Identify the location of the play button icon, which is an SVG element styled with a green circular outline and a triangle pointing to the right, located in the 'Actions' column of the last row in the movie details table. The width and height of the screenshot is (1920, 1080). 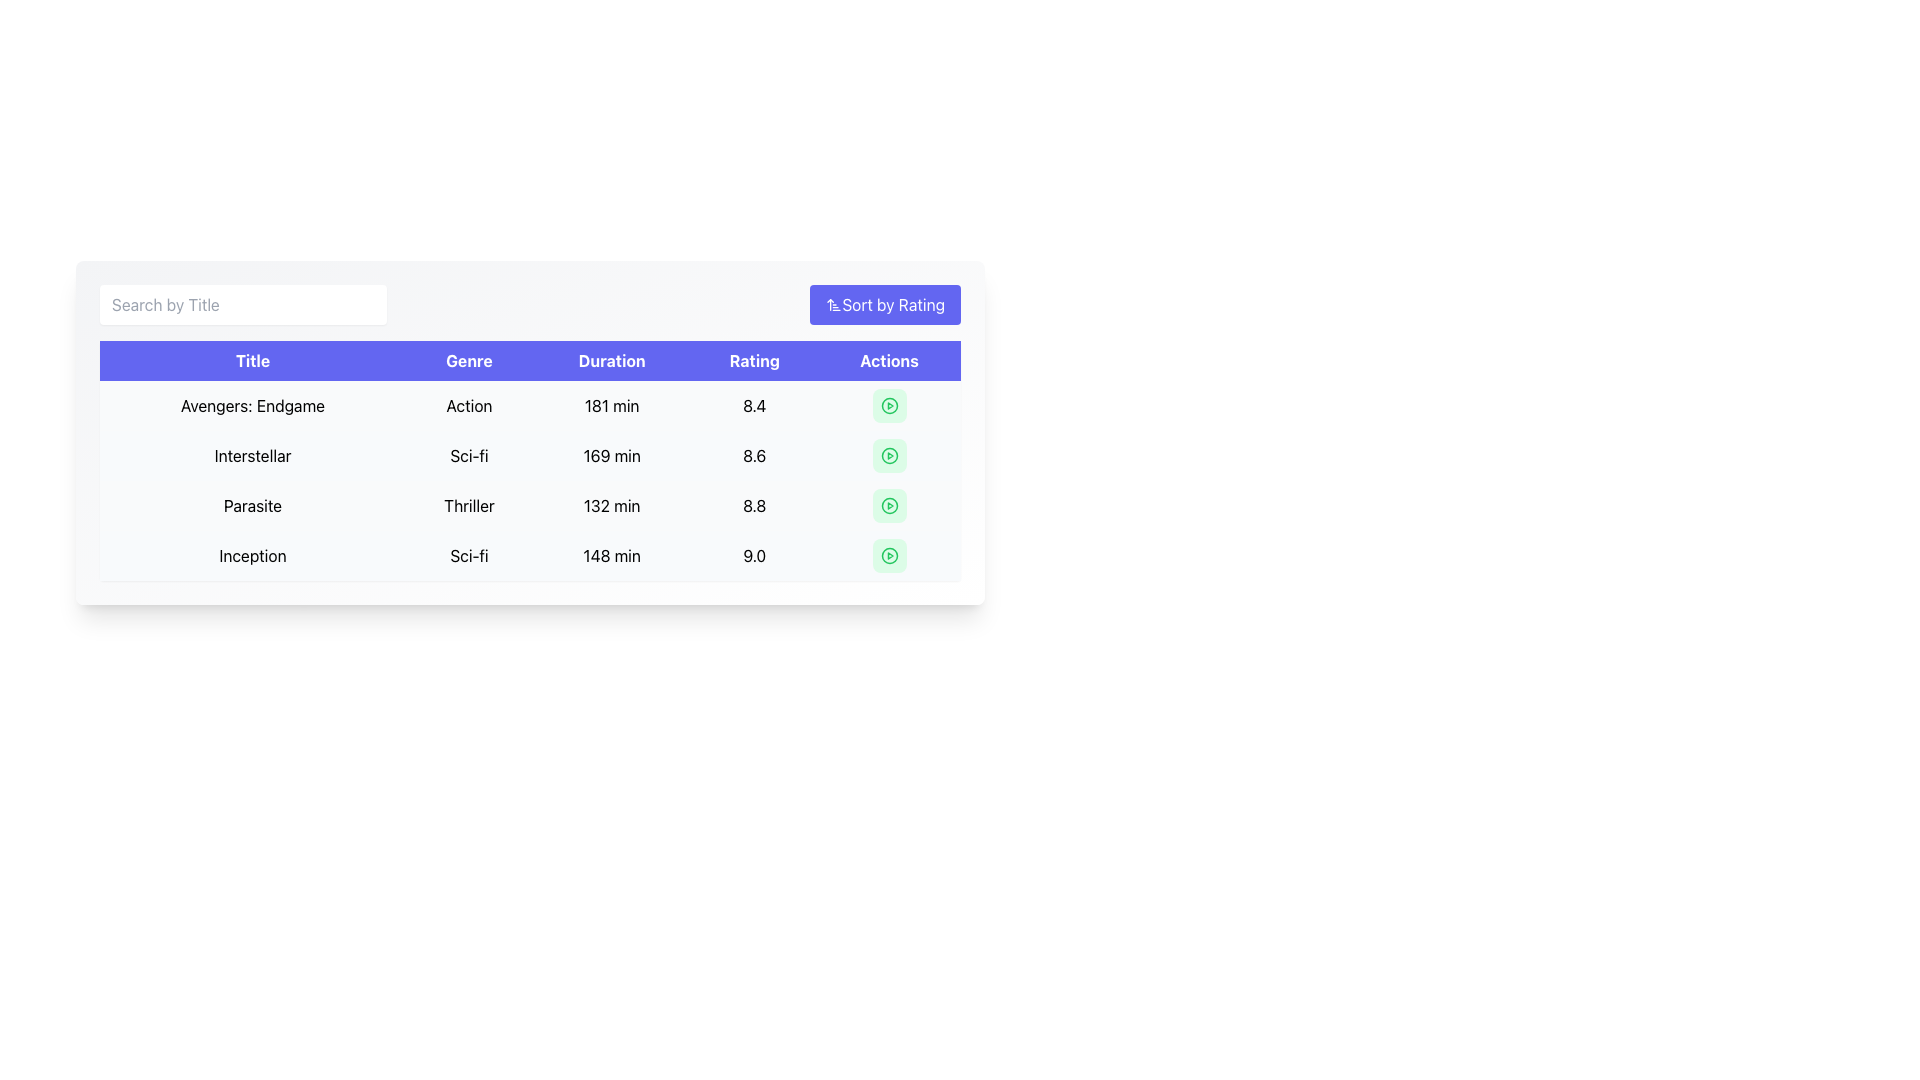
(888, 555).